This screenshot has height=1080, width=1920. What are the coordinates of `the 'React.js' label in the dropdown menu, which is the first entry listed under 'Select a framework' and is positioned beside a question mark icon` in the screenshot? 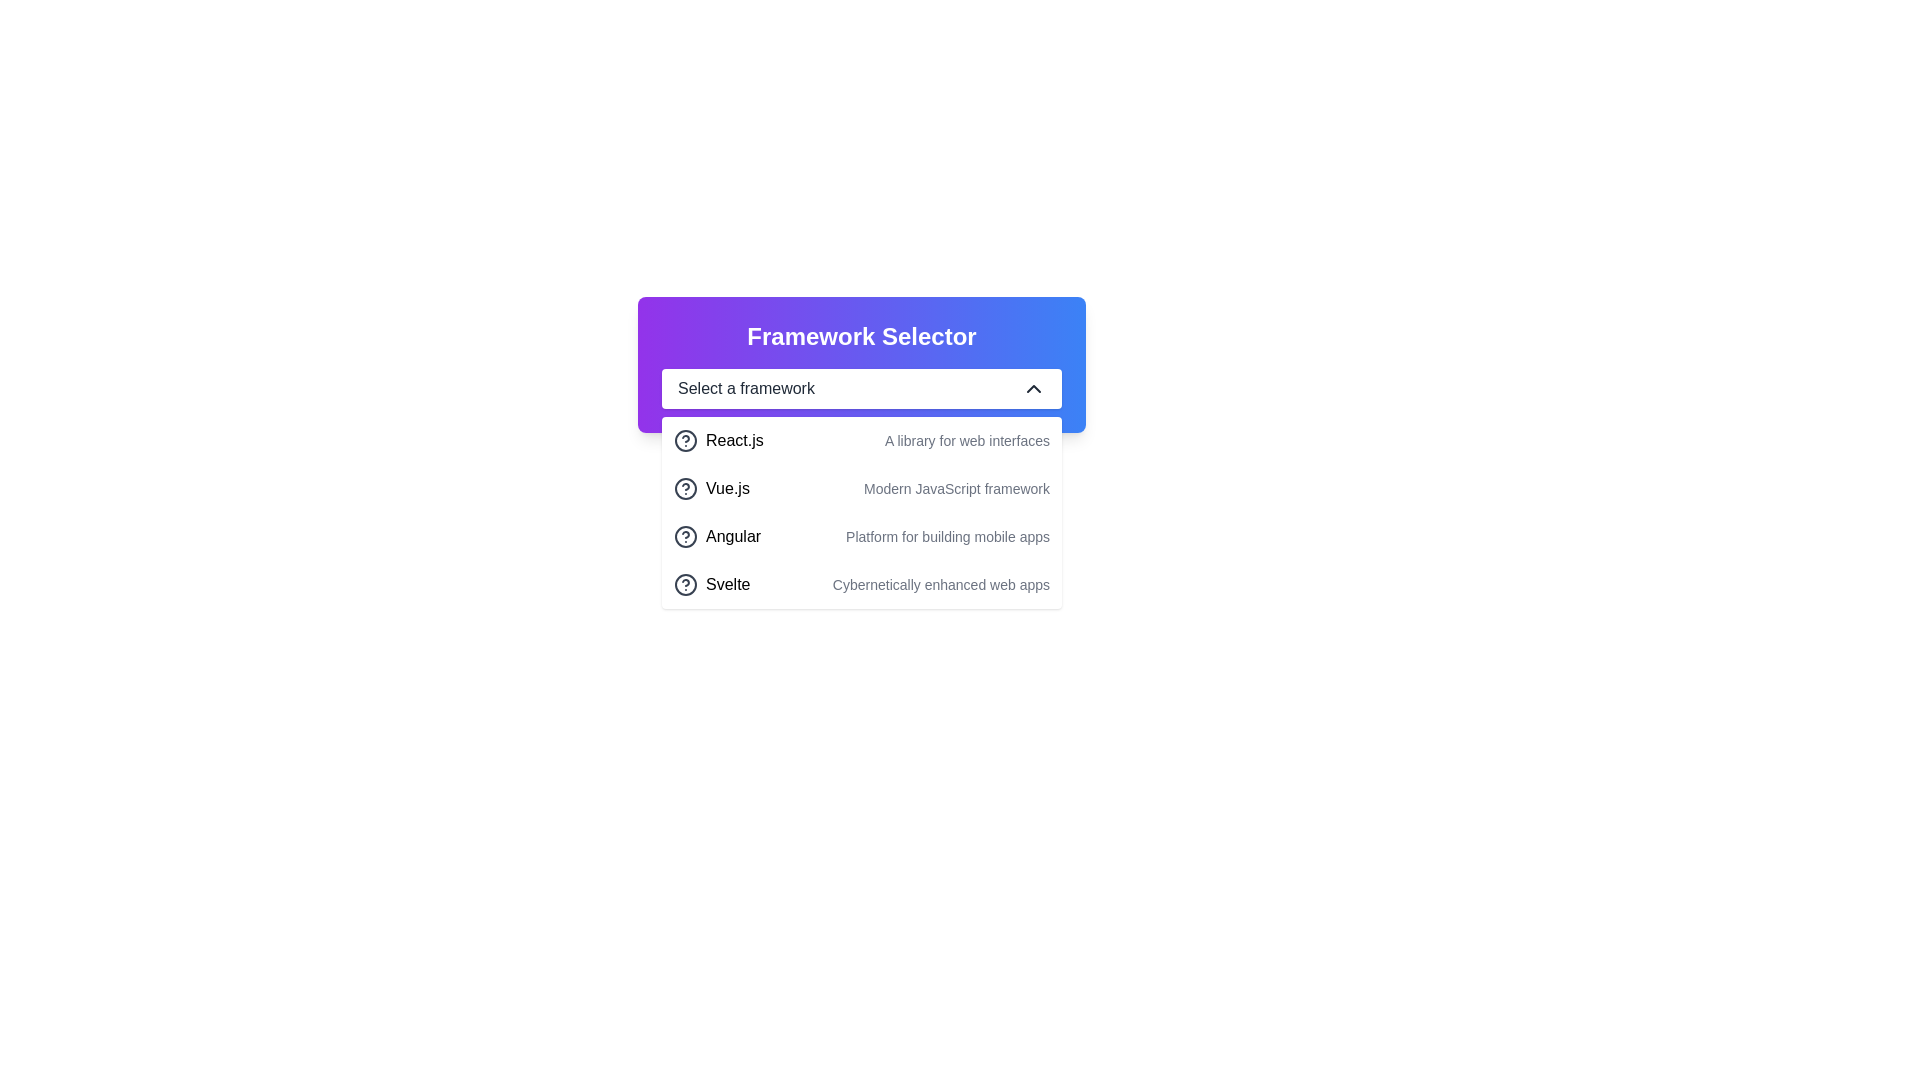 It's located at (718, 439).